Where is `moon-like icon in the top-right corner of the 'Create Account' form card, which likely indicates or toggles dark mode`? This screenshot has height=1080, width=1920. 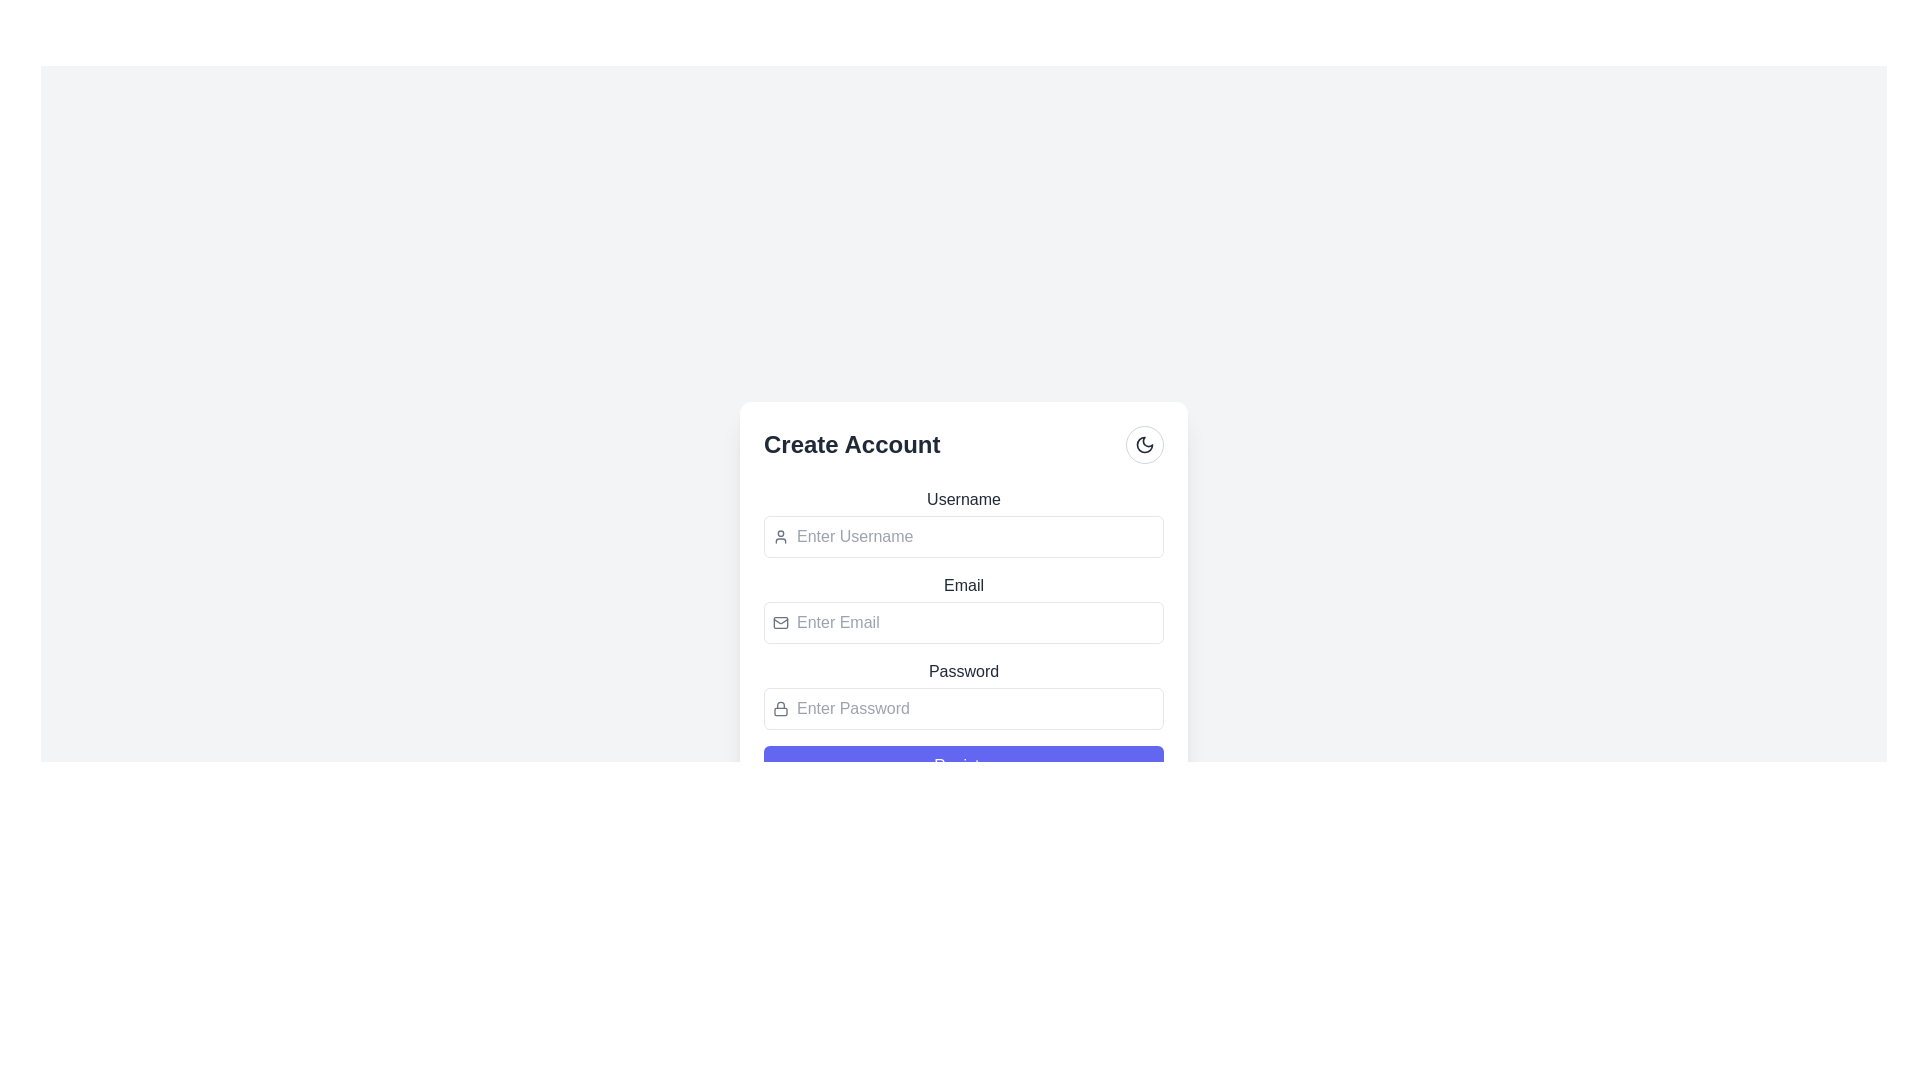 moon-like icon in the top-right corner of the 'Create Account' form card, which likely indicates or toggles dark mode is located at coordinates (1145, 443).